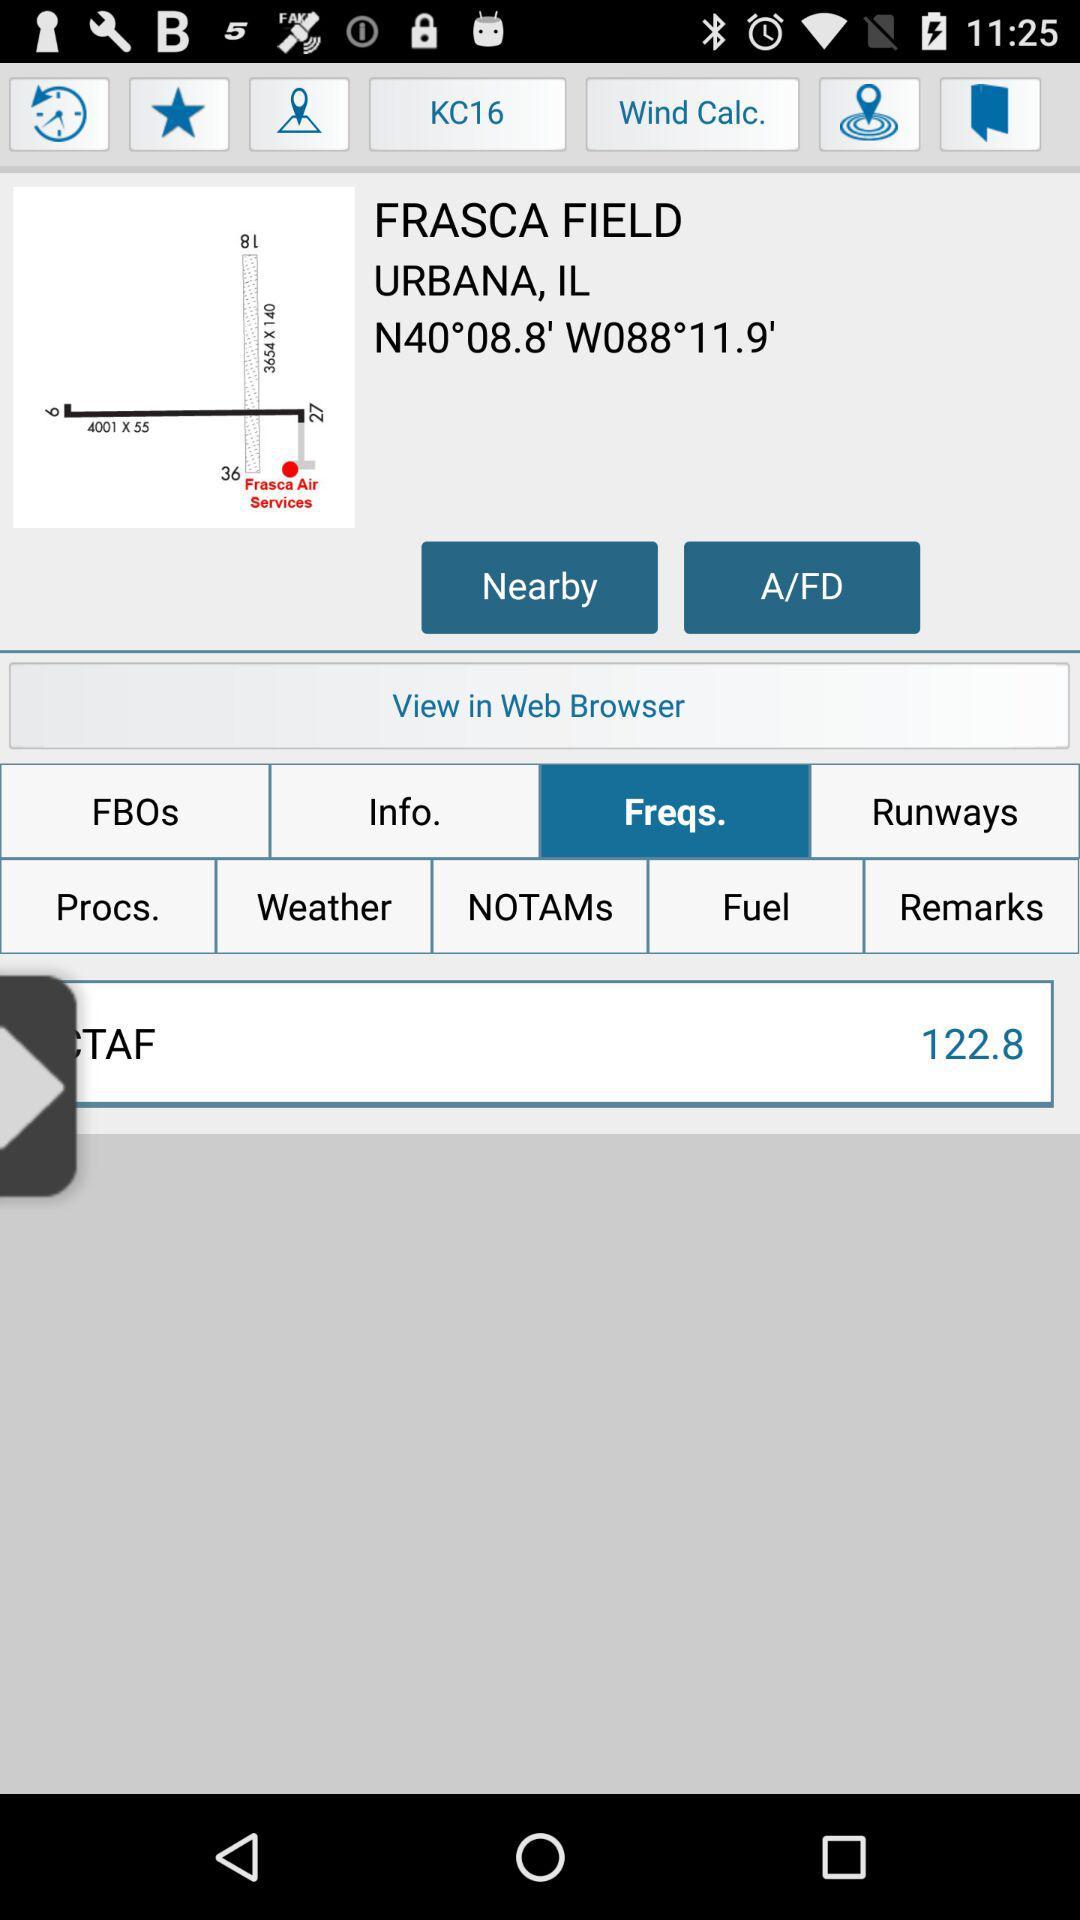 This screenshot has height=1920, width=1080. What do you see at coordinates (991, 118) in the screenshot?
I see `folder file` at bounding box center [991, 118].